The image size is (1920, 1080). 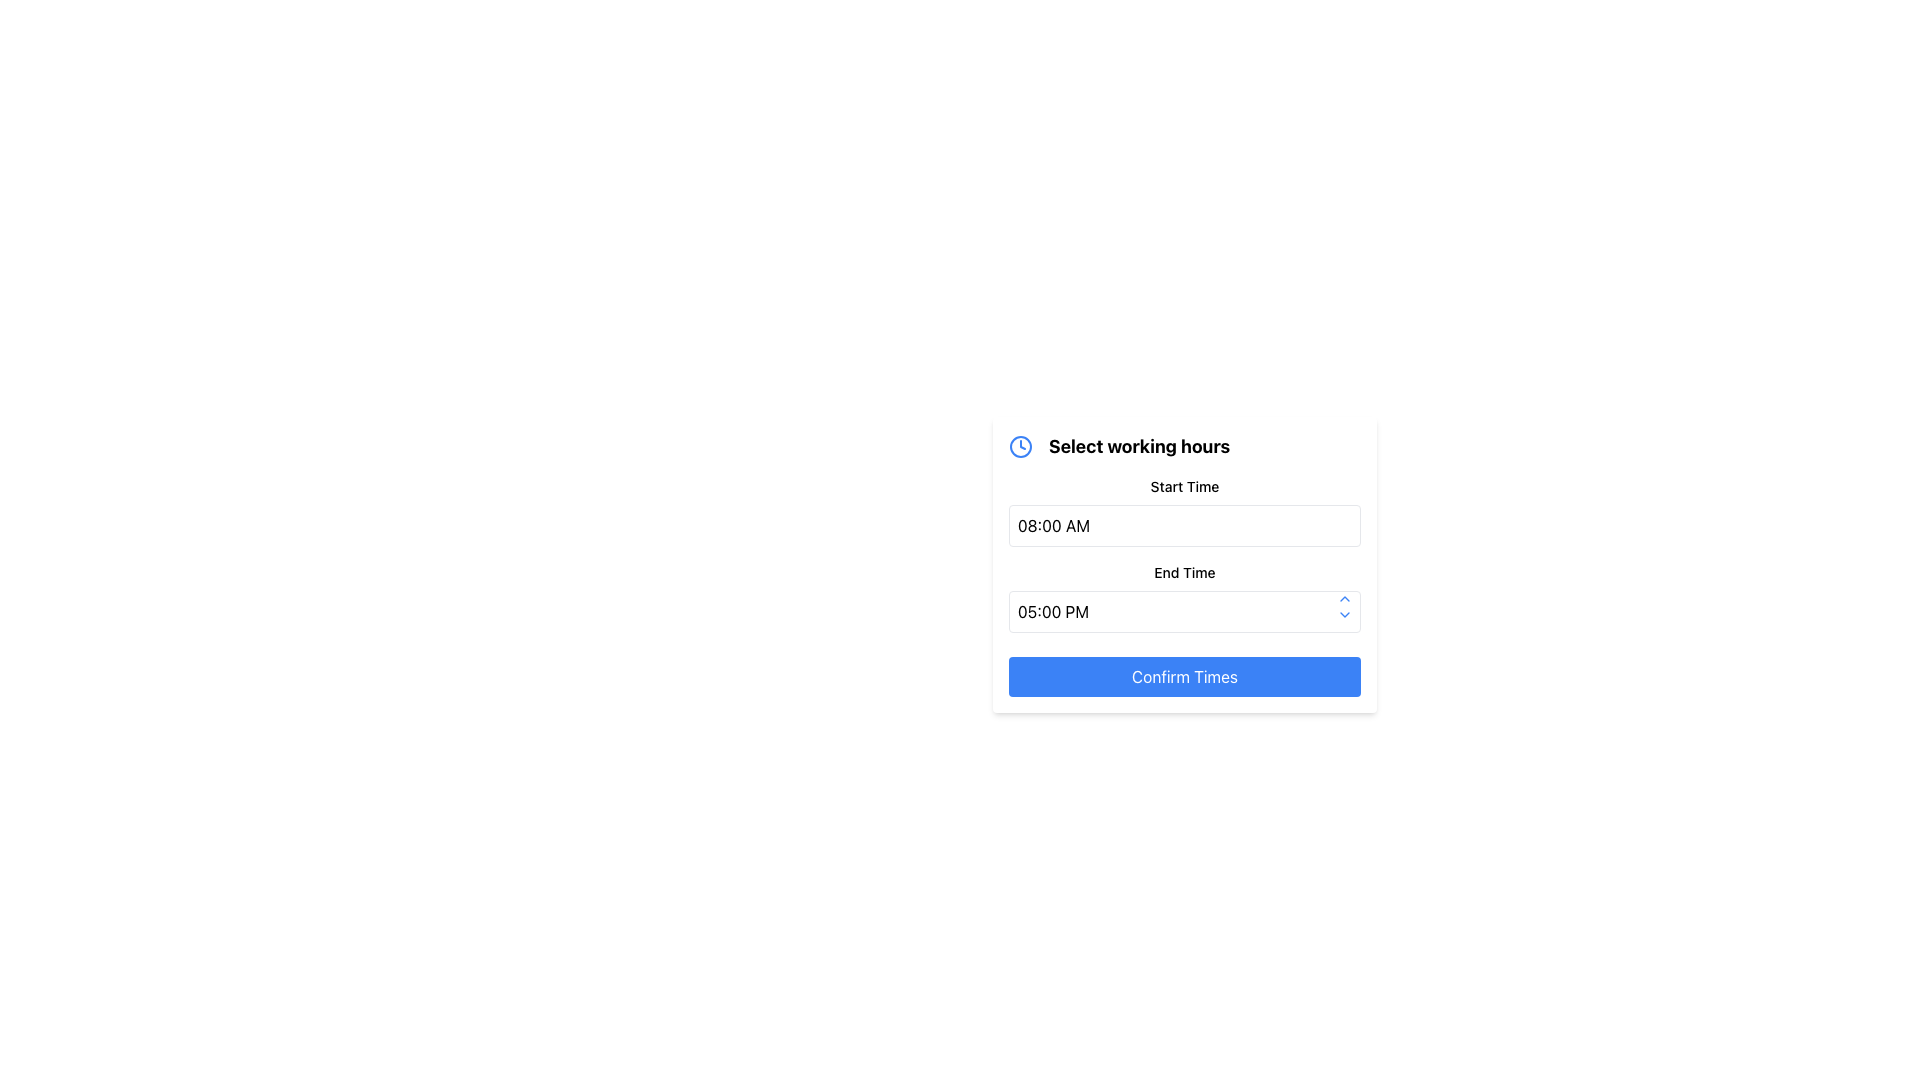 I want to click on the circular clock icon with a blue outline located to the left of the 'Select working hours' text, so click(x=1021, y=446).